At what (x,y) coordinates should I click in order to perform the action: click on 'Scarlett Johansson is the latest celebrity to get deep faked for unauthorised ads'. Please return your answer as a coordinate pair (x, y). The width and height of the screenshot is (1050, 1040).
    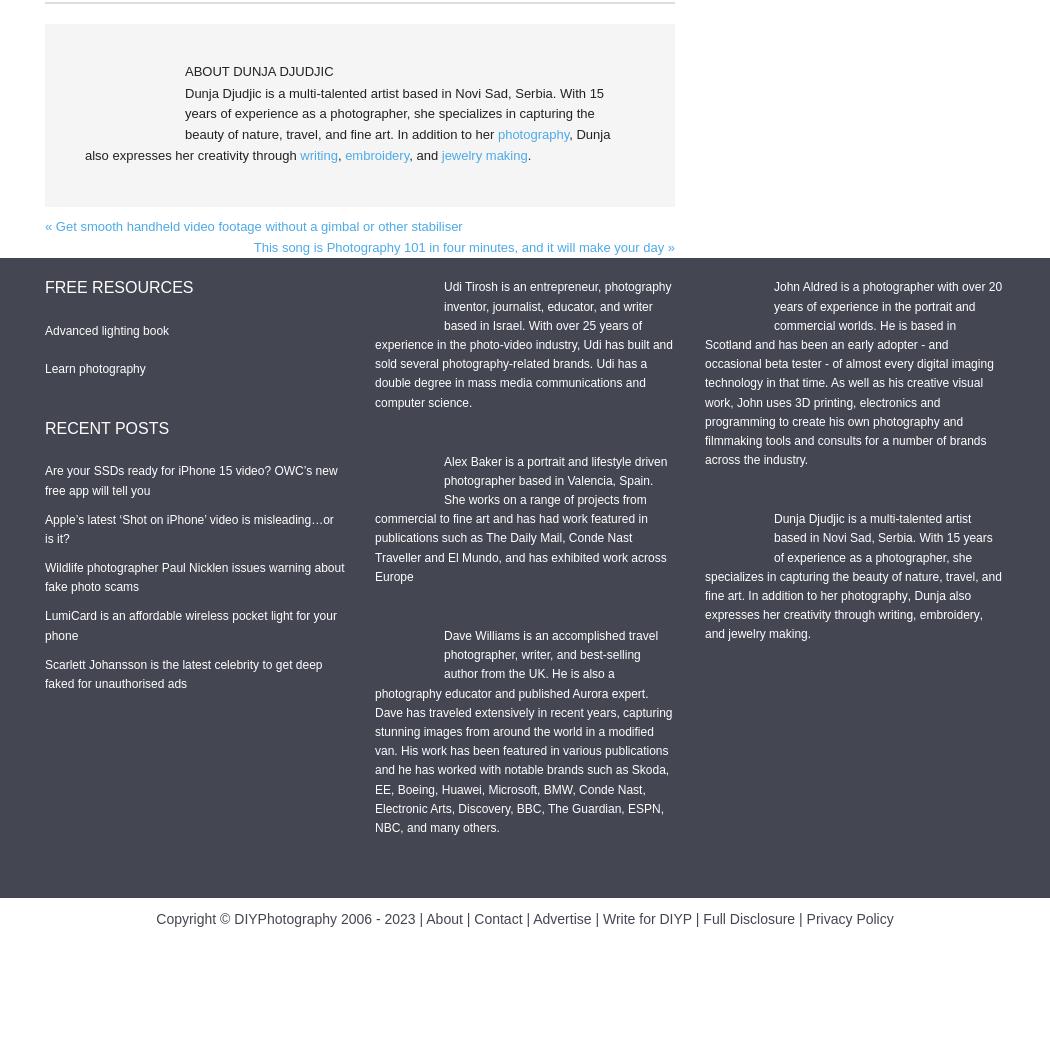
    Looking at the image, I should click on (44, 674).